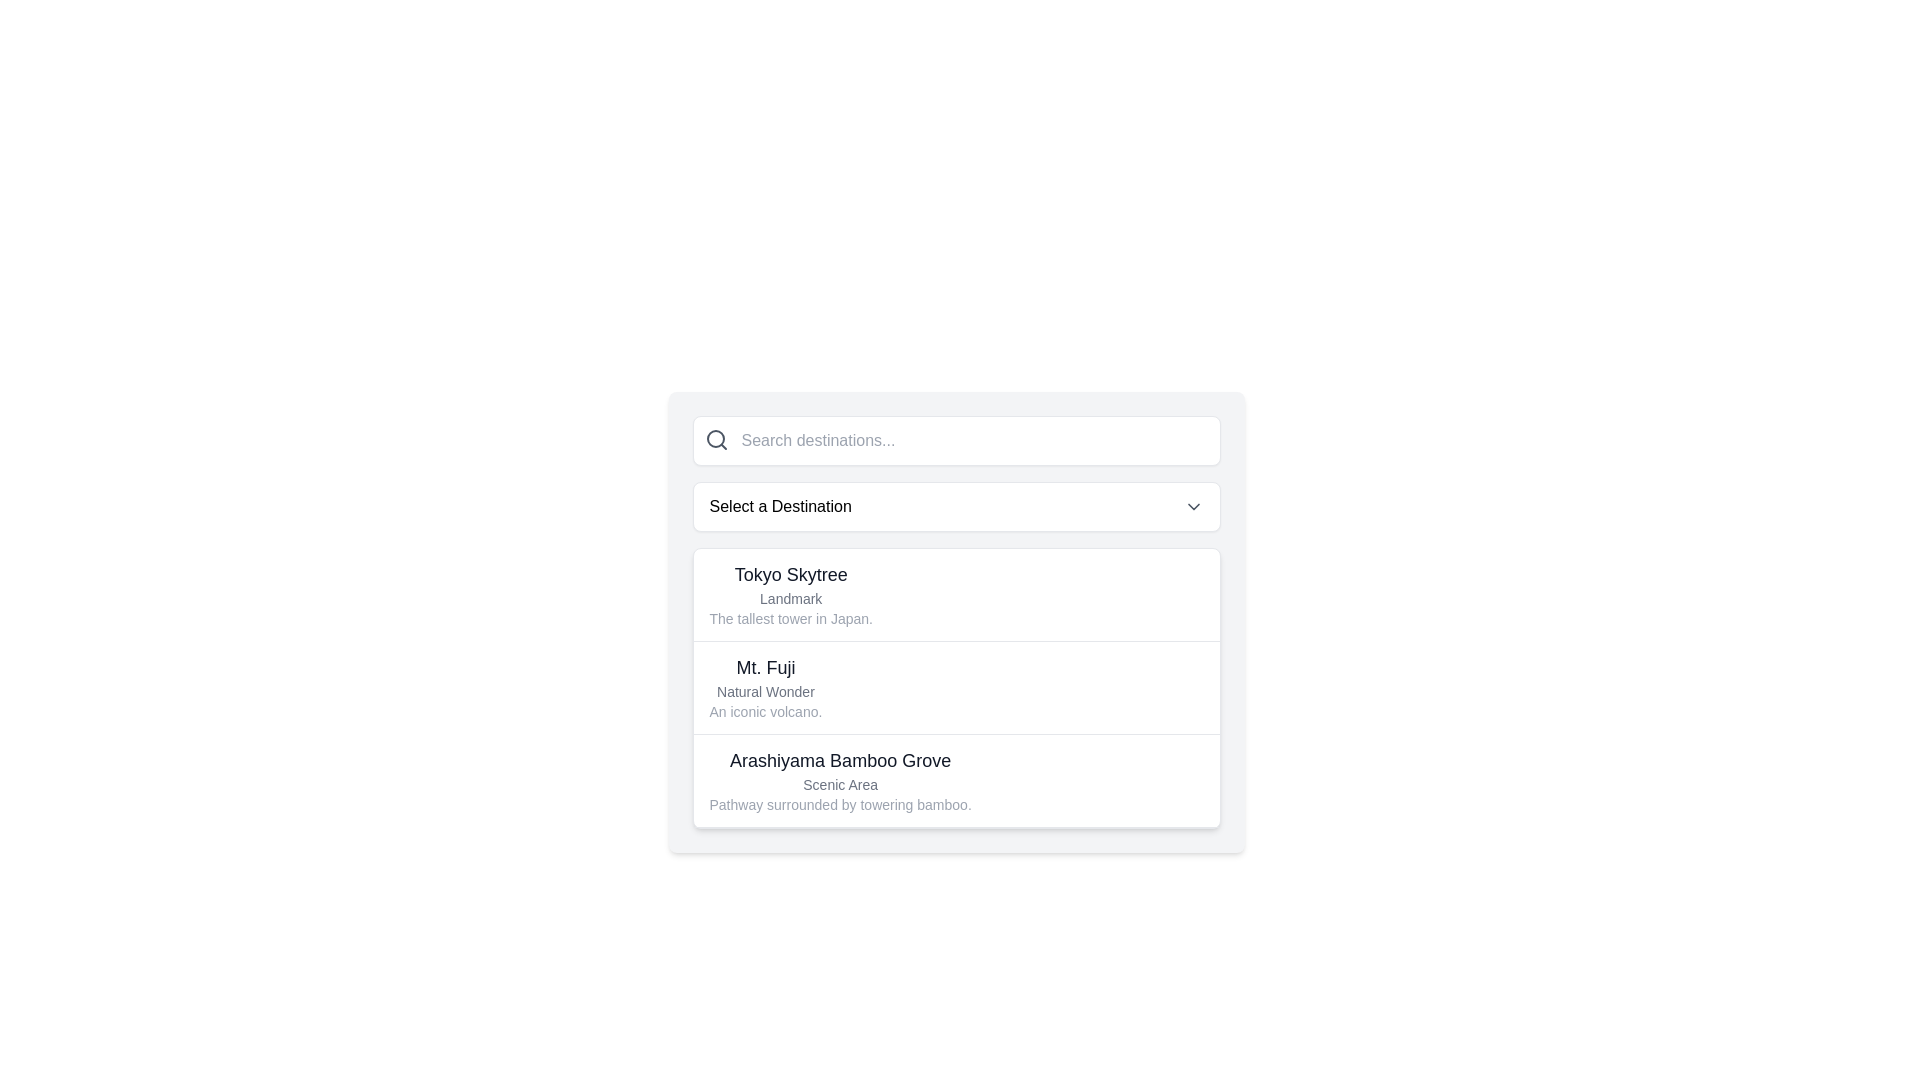 This screenshot has height=1080, width=1920. What do you see at coordinates (716, 438) in the screenshot?
I see `the magnifying glass icon used for the search feature, located inside the search input field at the left end of the text box in the top section of the modal` at bounding box center [716, 438].